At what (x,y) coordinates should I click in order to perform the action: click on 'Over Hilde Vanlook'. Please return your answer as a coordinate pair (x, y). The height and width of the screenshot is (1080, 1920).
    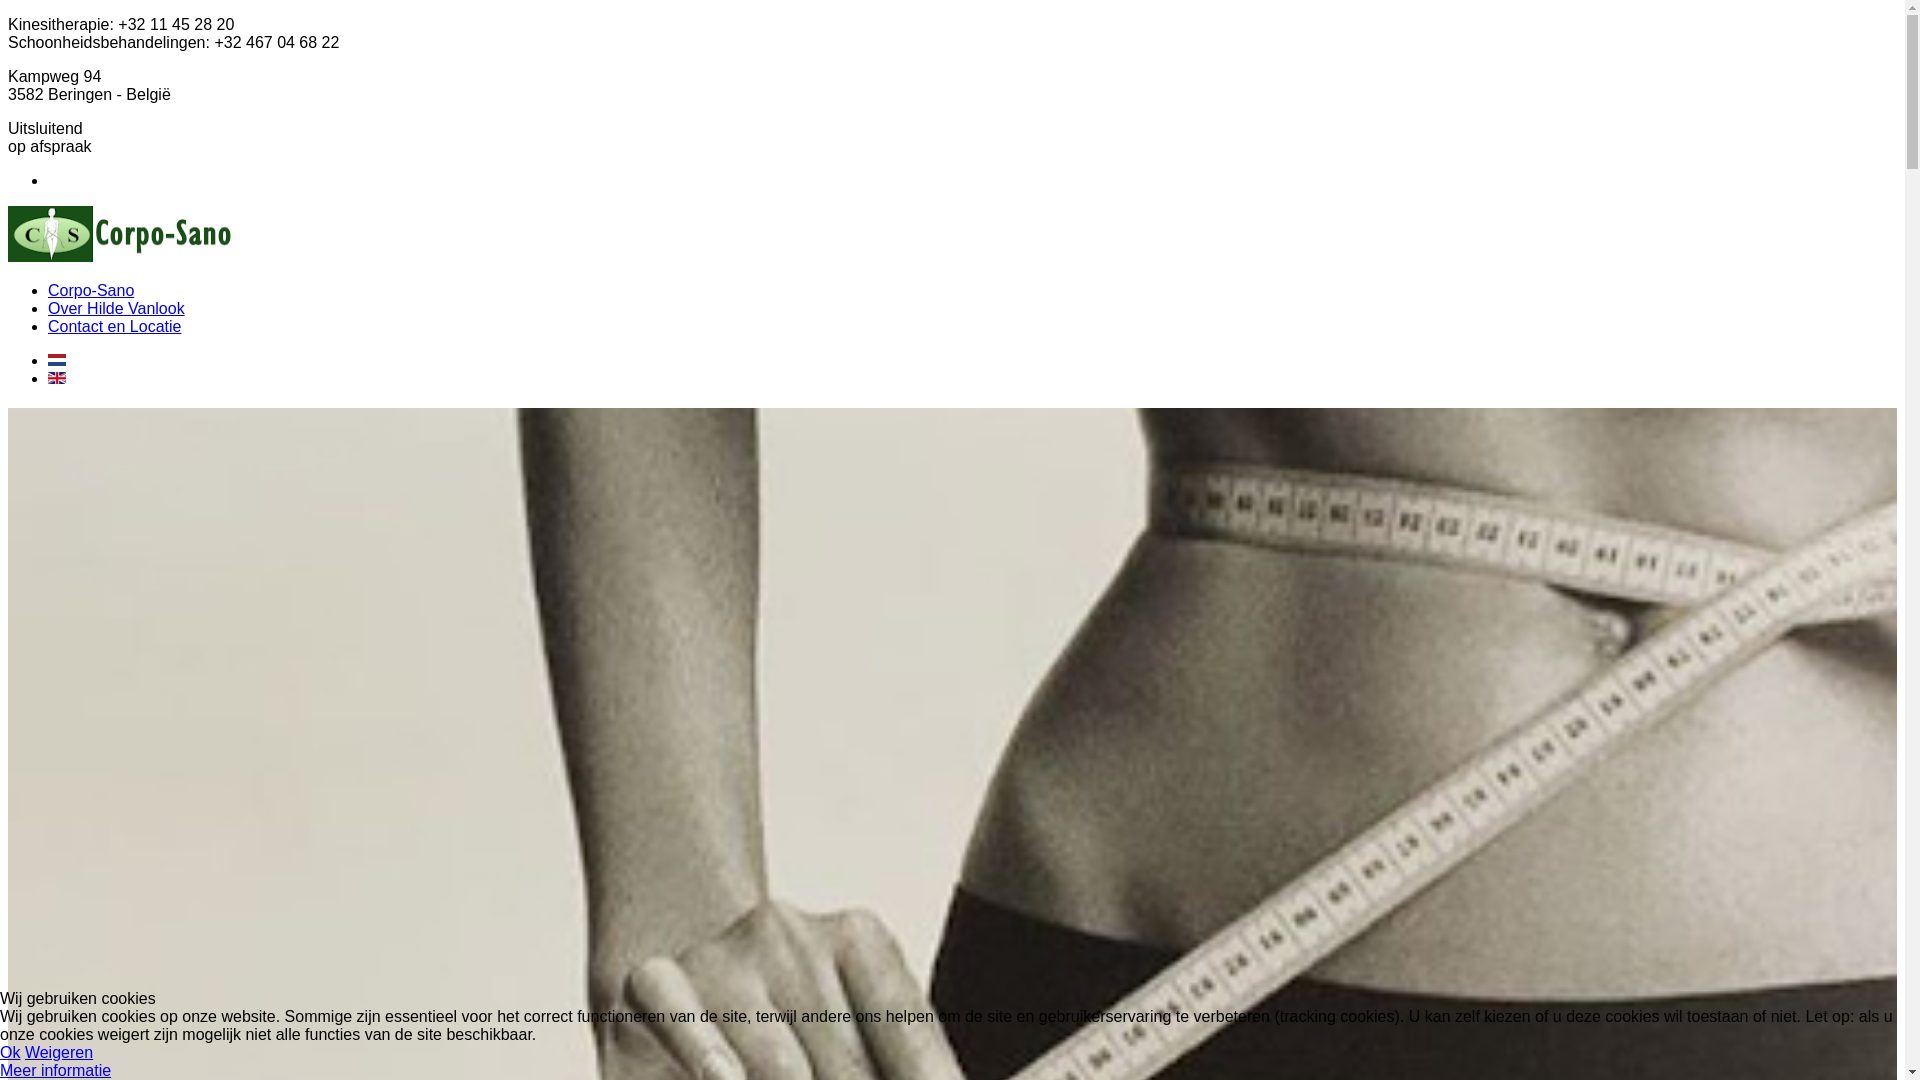
    Looking at the image, I should click on (115, 308).